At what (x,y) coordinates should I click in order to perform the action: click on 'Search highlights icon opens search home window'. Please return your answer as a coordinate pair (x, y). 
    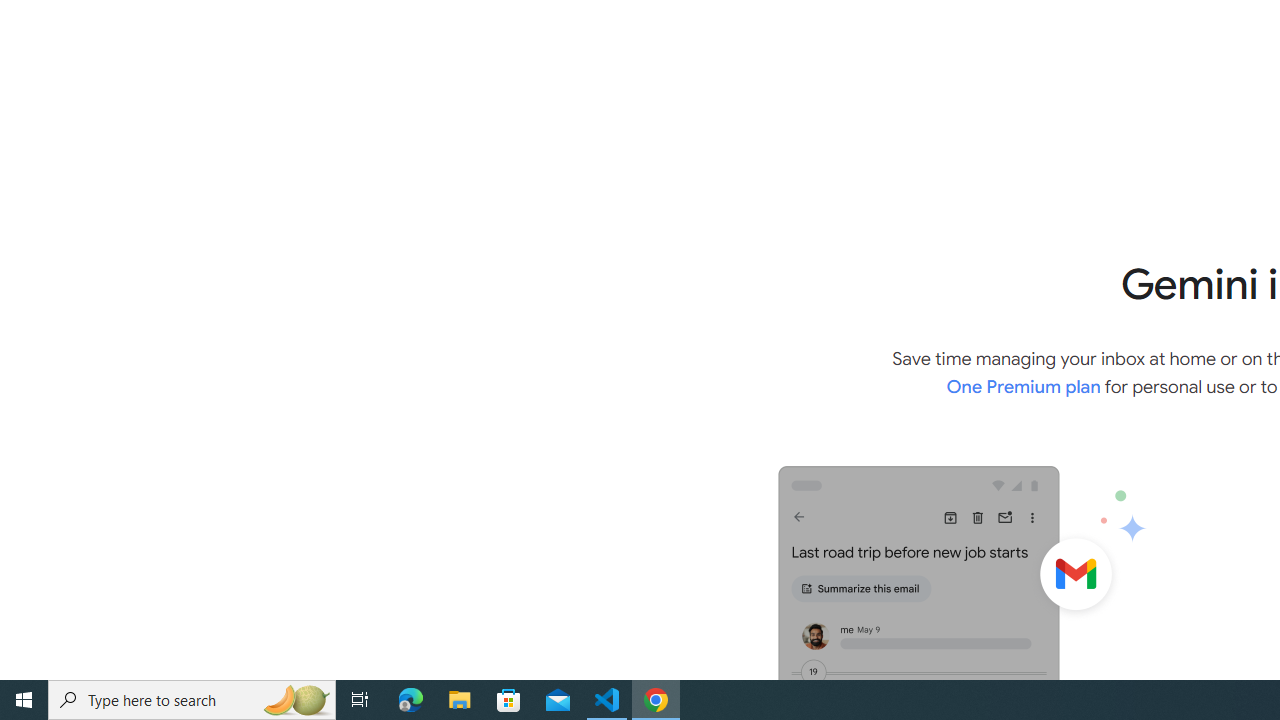
    Looking at the image, I should click on (294, 698).